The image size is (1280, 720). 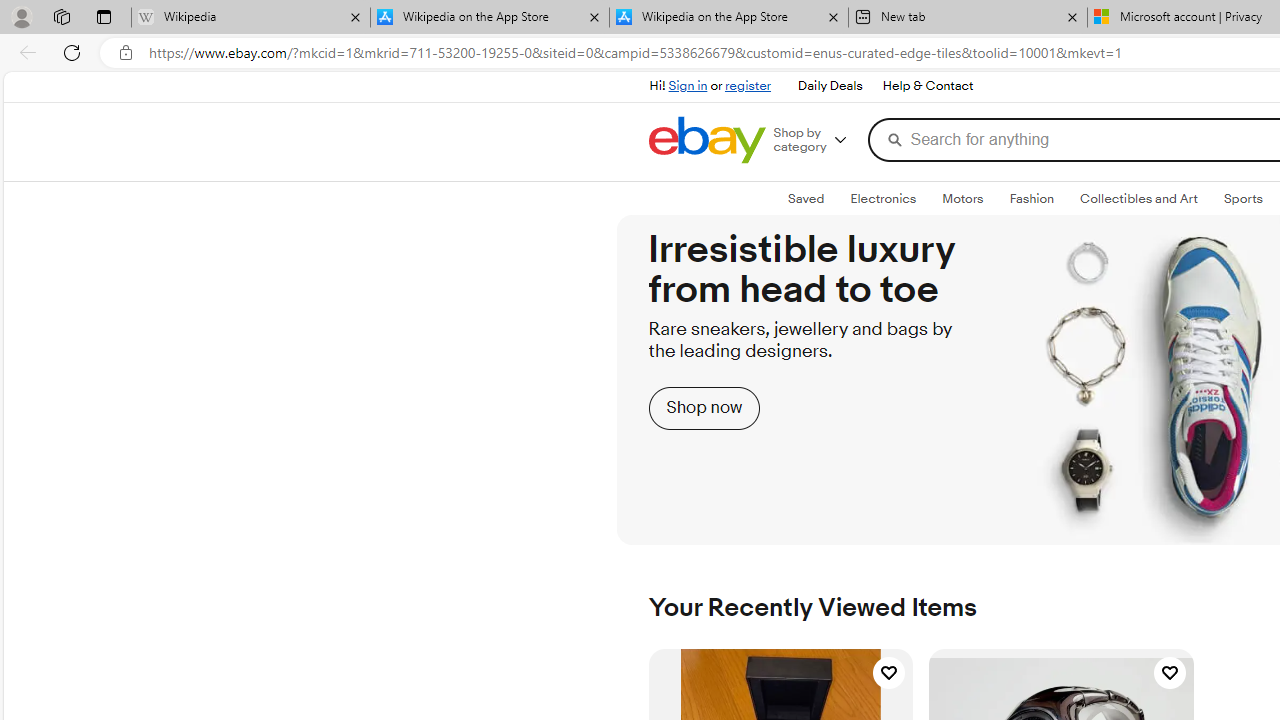 What do you see at coordinates (806, 199) in the screenshot?
I see `'Saved'` at bounding box center [806, 199].